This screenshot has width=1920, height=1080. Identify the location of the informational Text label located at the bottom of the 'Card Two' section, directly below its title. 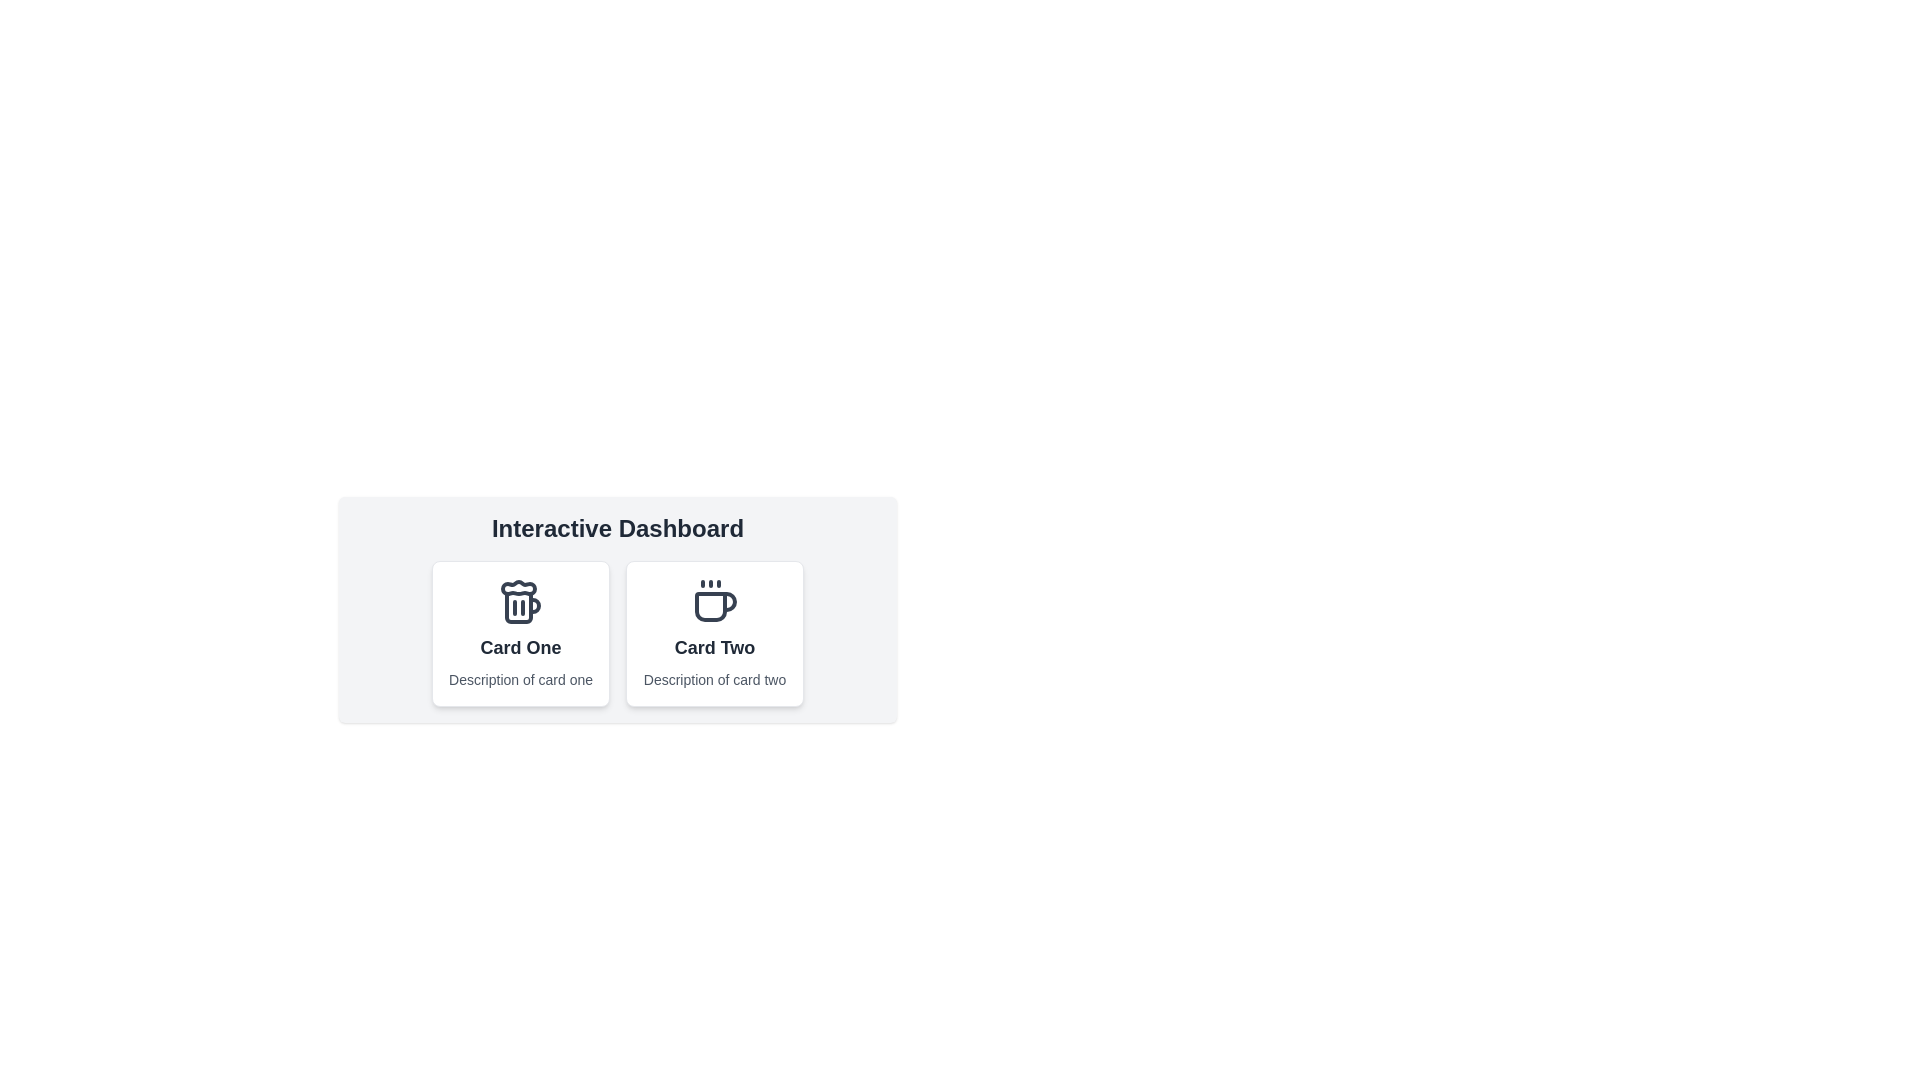
(715, 678).